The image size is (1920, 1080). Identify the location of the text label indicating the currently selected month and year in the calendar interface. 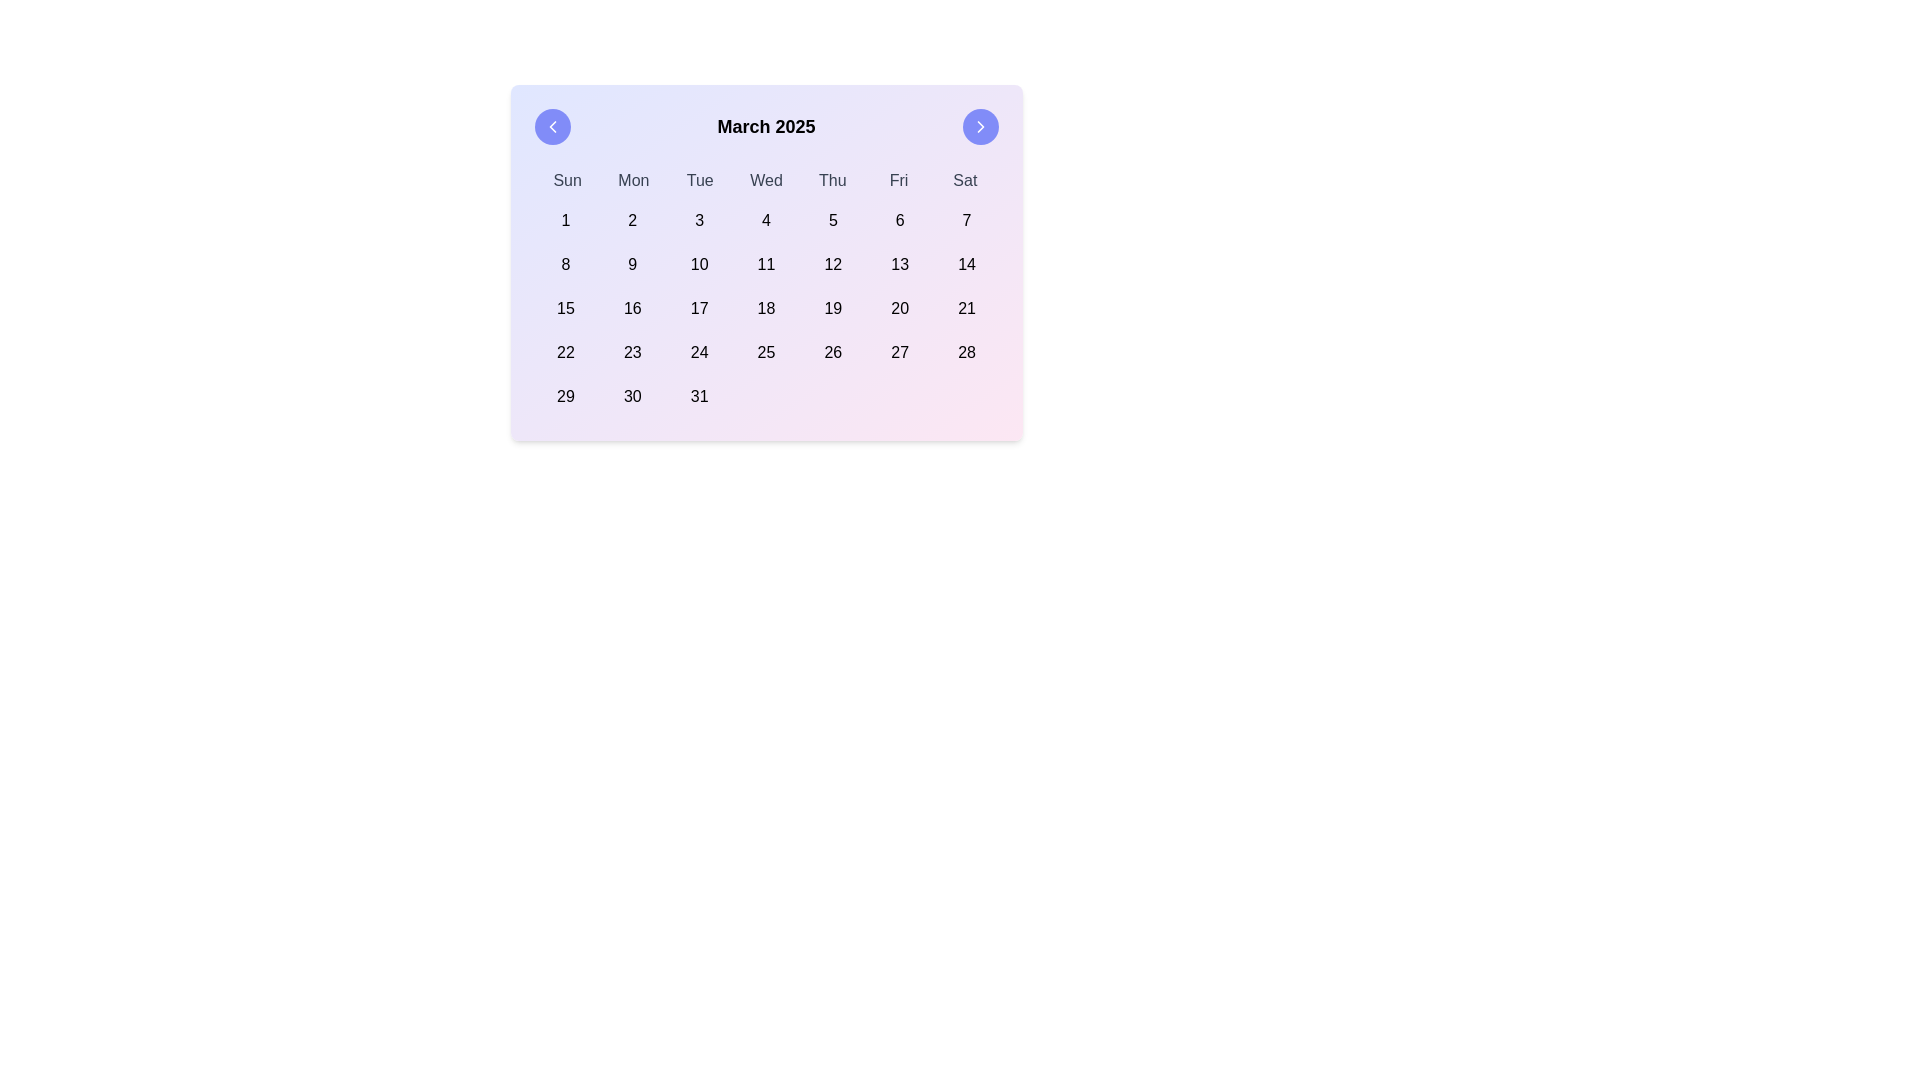
(765, 127).